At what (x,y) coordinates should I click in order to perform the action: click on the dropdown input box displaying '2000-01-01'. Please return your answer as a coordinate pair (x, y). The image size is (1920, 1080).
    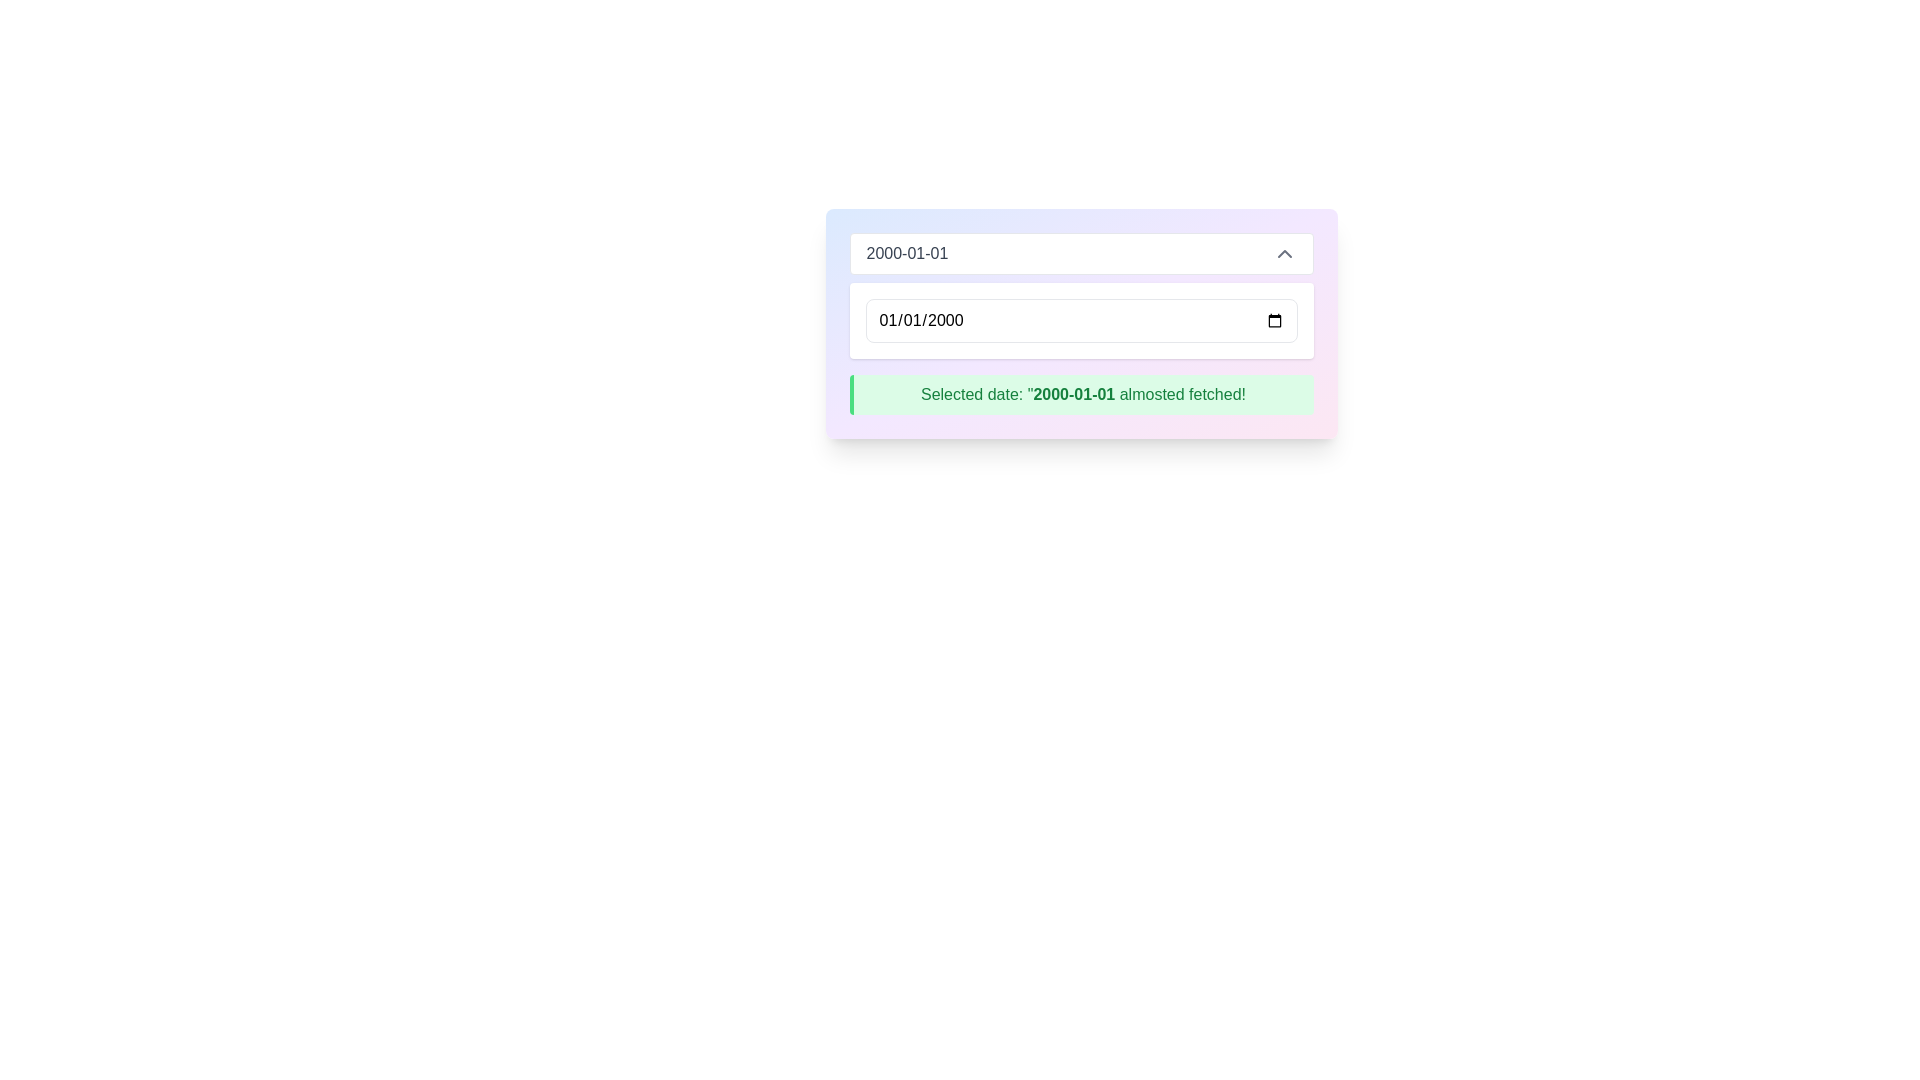
    Looking at the image, I should click on (1080, 253).